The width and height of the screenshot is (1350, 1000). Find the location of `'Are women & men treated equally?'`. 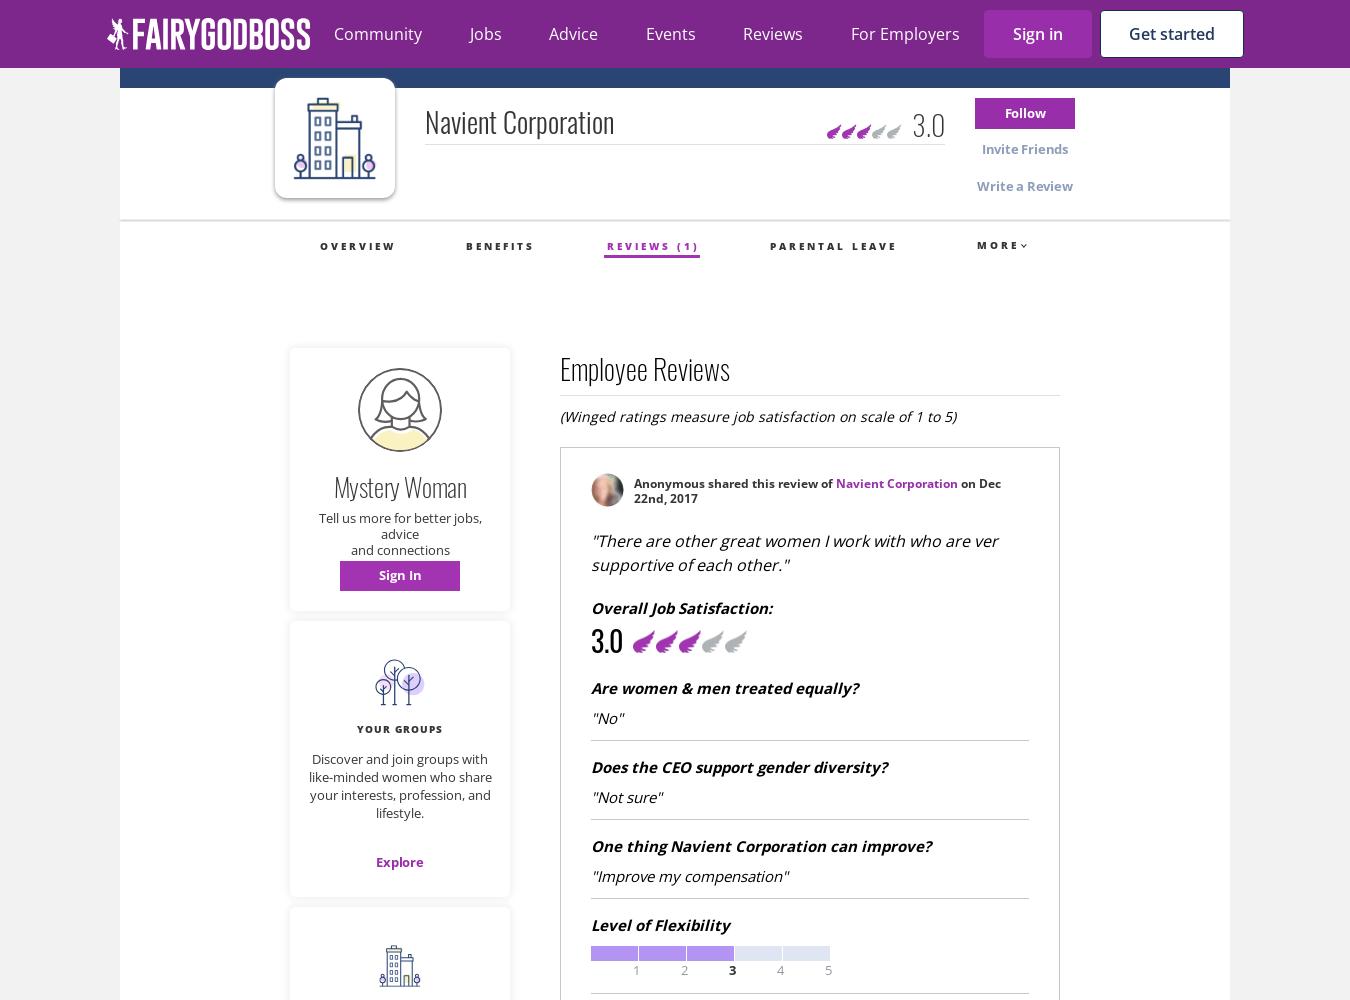

'Are women & men treated equally?' is located at coordinates (723, 687).